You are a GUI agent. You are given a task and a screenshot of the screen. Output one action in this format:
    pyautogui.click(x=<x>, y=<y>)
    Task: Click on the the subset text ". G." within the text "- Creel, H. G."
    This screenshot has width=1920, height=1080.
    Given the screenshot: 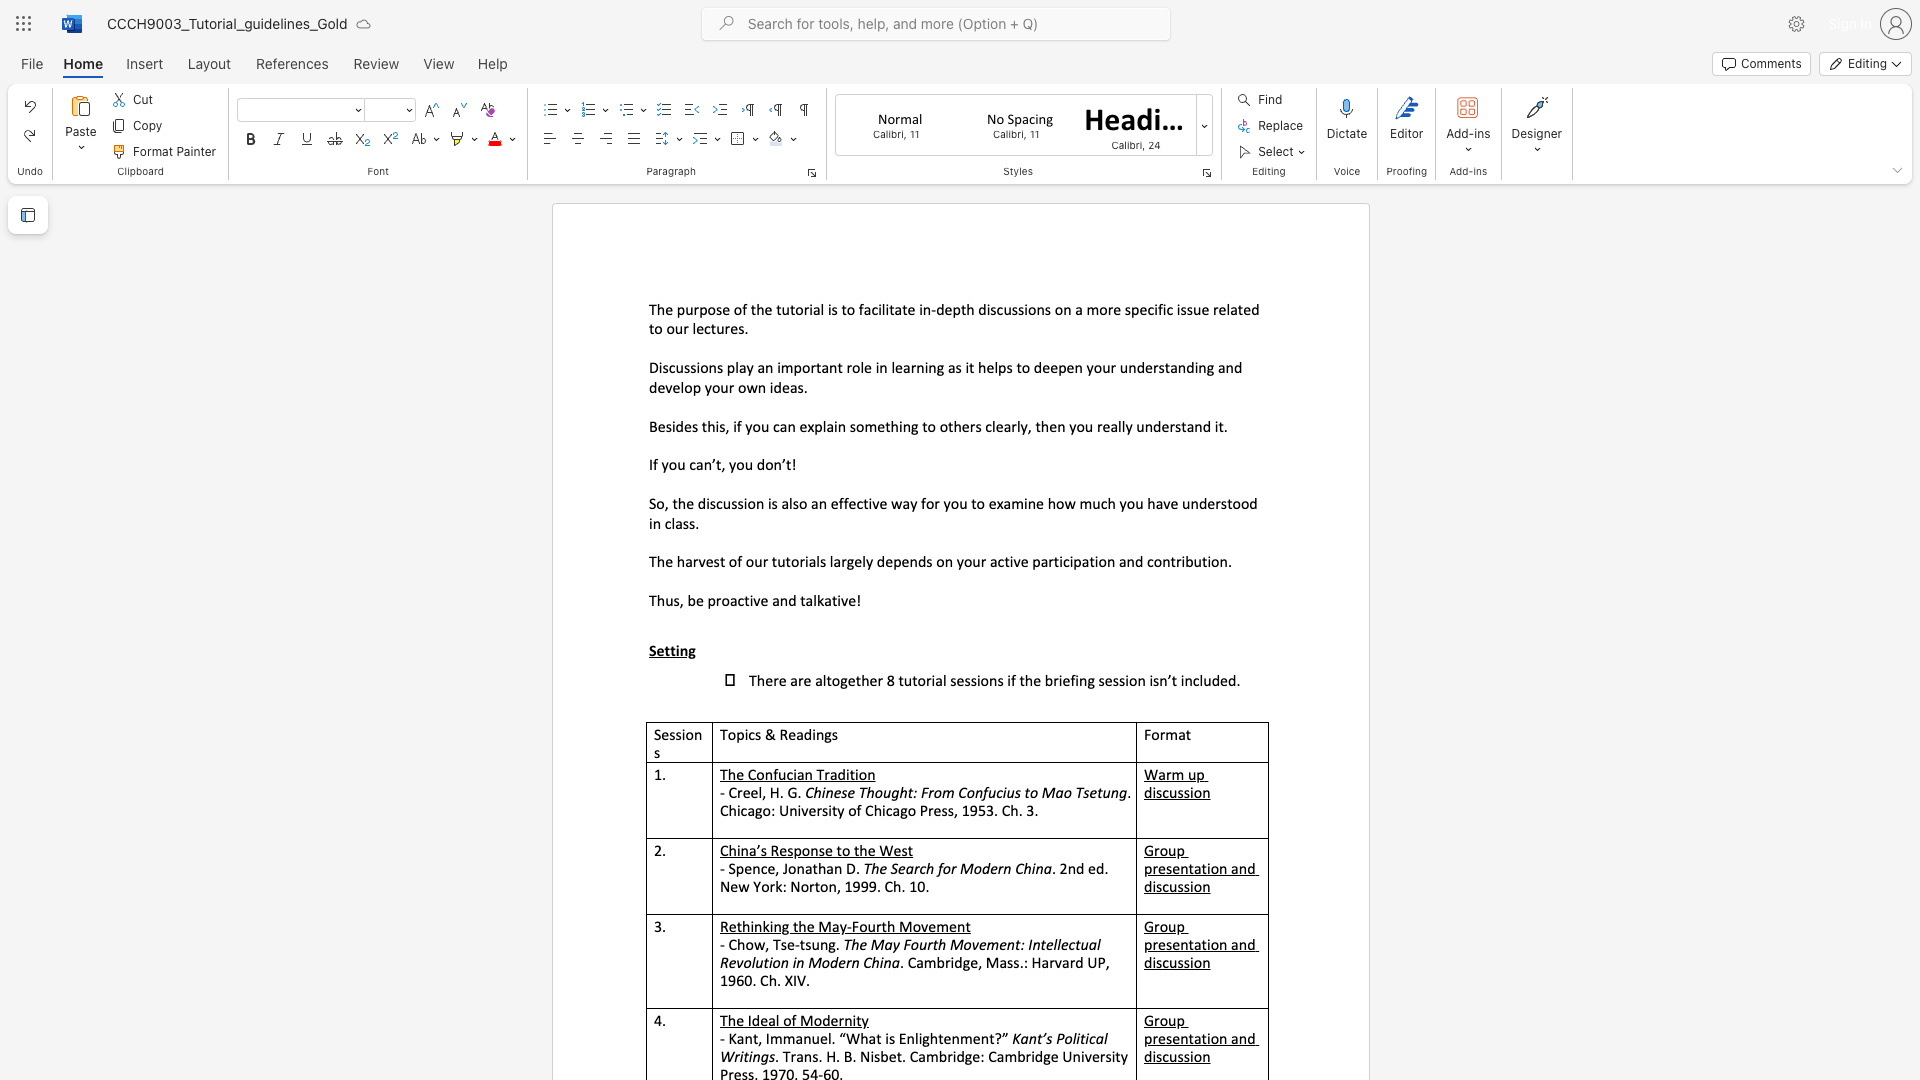 What is the action you would take?
    pyautogui.click(x=778, y=791)
    